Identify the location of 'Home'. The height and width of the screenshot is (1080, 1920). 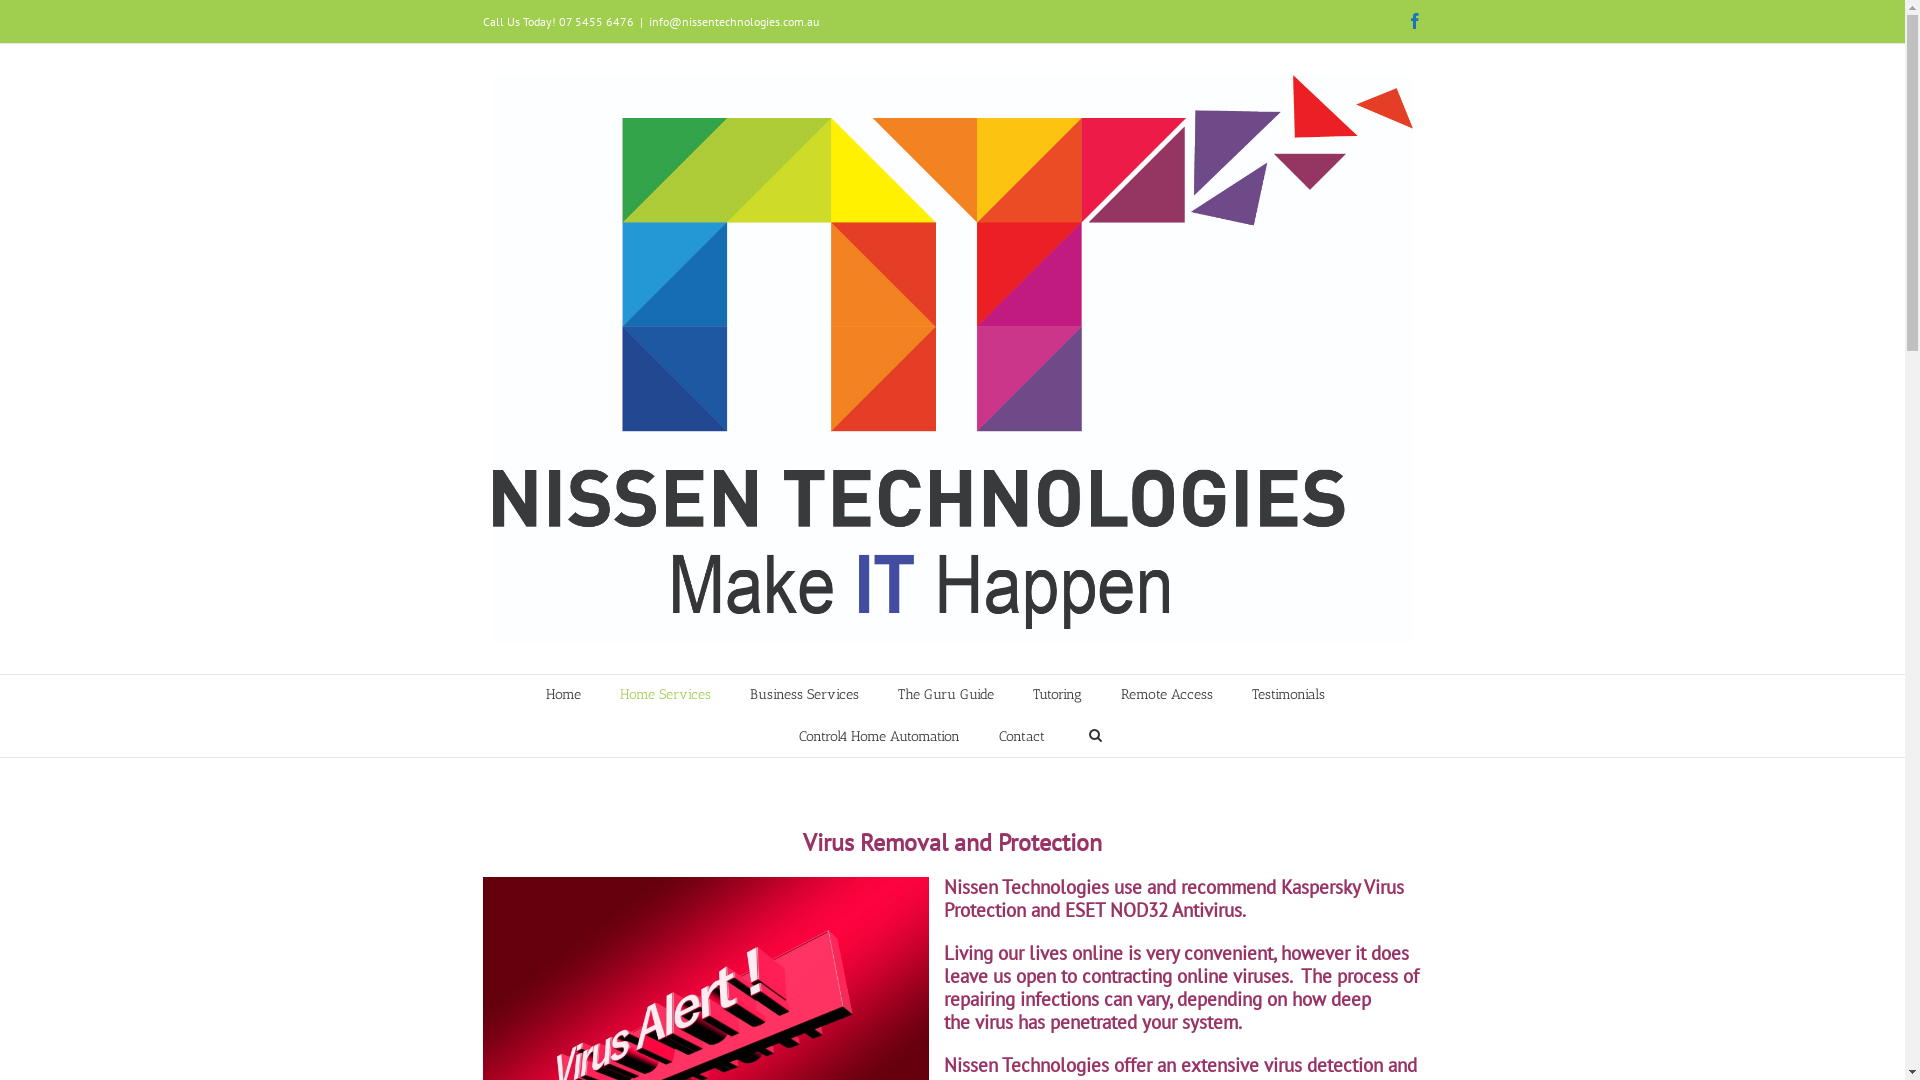
(562, 693).